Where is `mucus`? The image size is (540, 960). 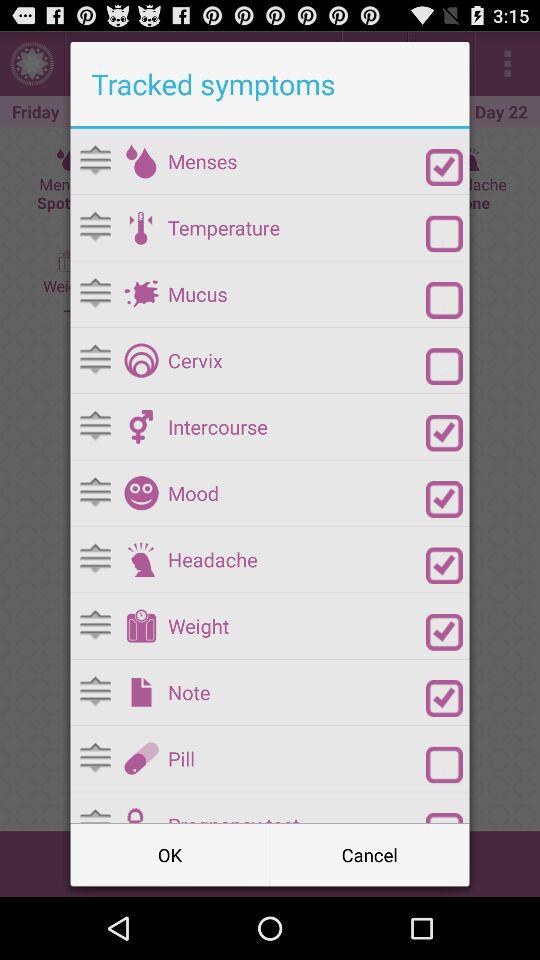 mucus is located at coordinates (140, 293).